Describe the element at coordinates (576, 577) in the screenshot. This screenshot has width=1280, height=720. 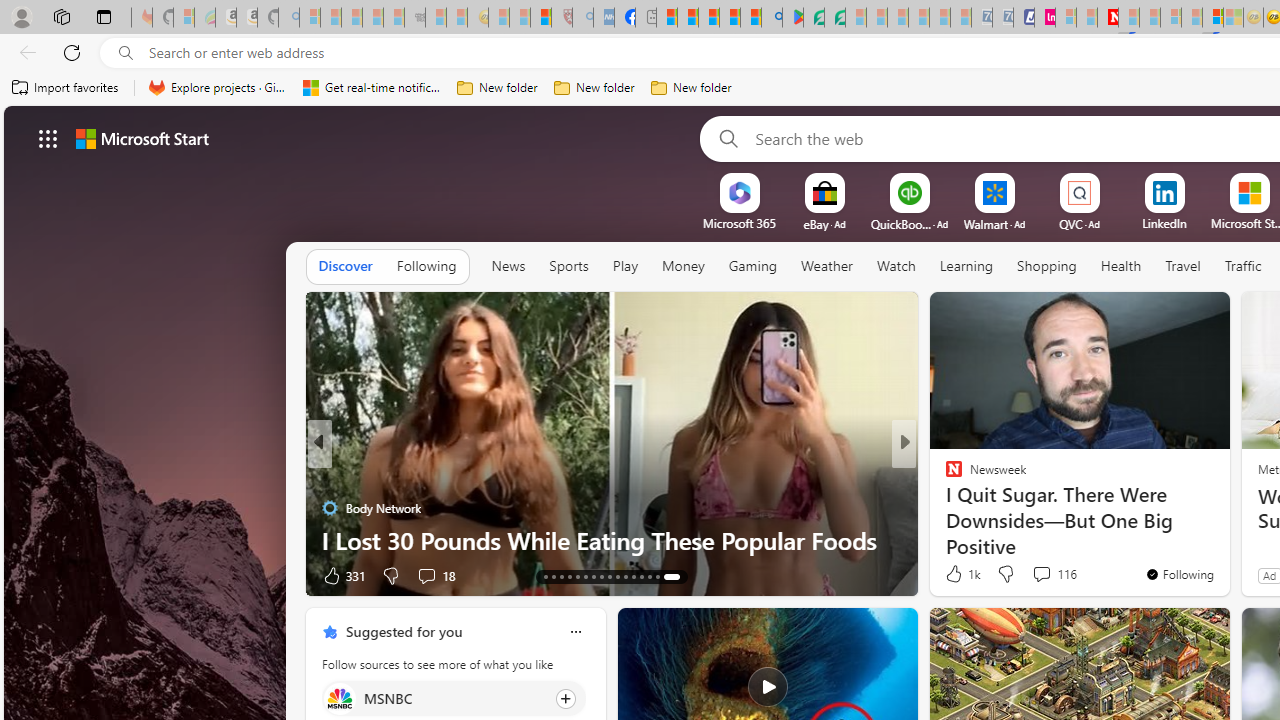
I see `'AutomationID: tab-17'` at that location.